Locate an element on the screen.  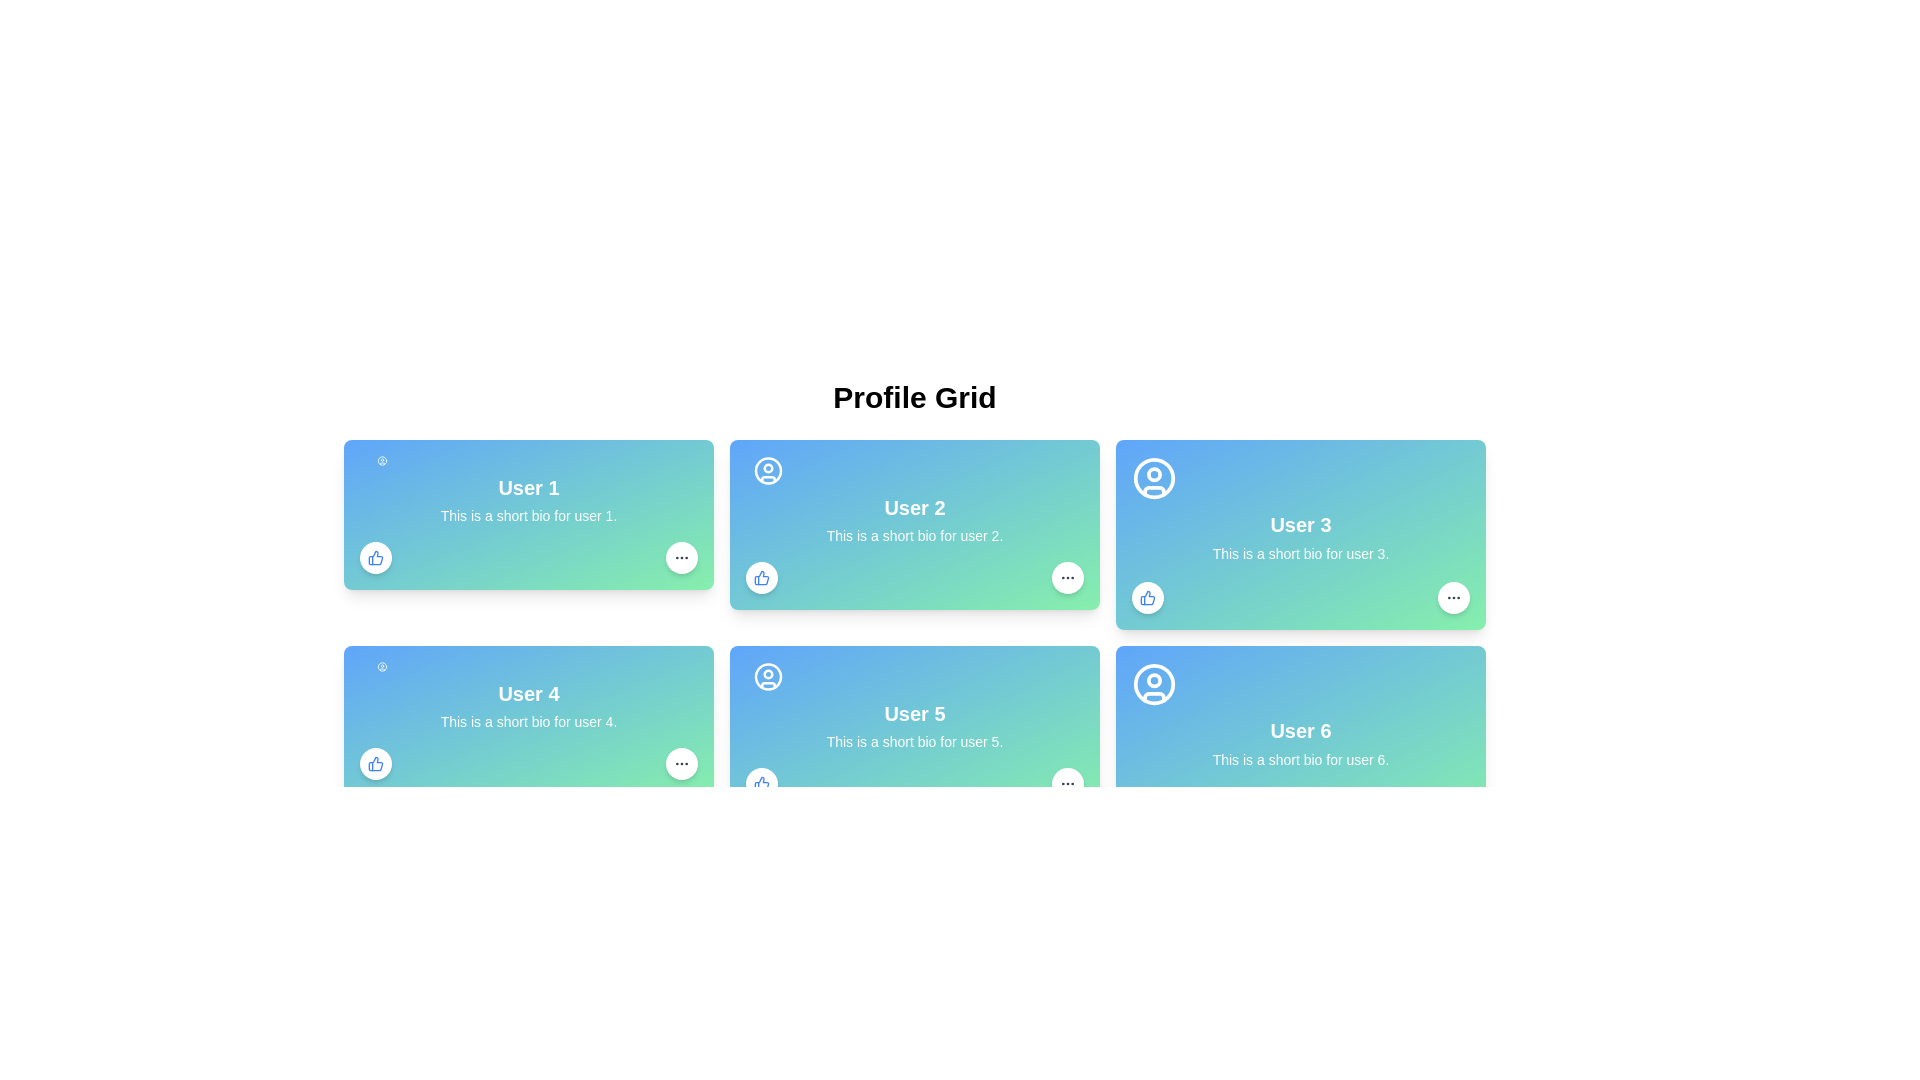
the circular user icon for 'User 6', which features two concentric circles and a rectangular base with a white stroke on a gradient blue-green background, located at the top left of the profile card is located at coordinates (1154, 683).